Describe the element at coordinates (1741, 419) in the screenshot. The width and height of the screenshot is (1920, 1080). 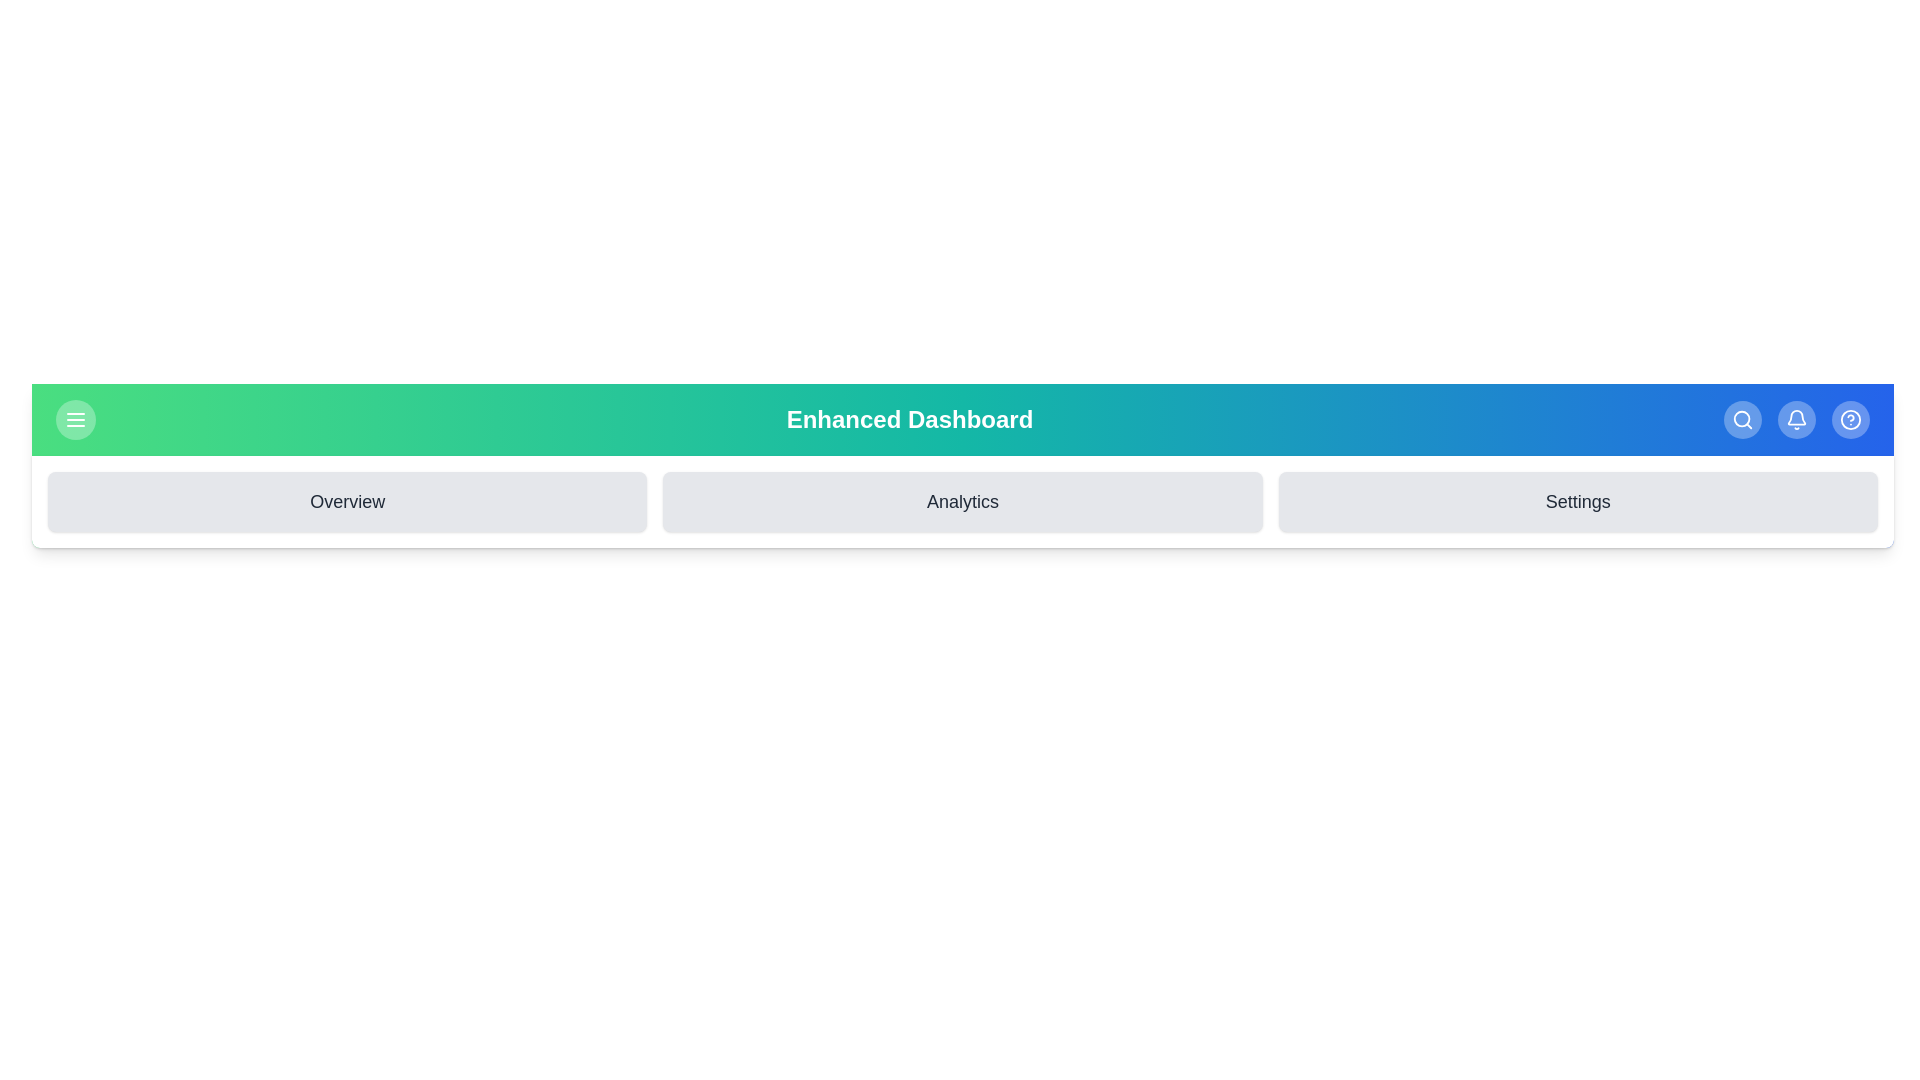
I see `the button corresponding to Search` at that location.